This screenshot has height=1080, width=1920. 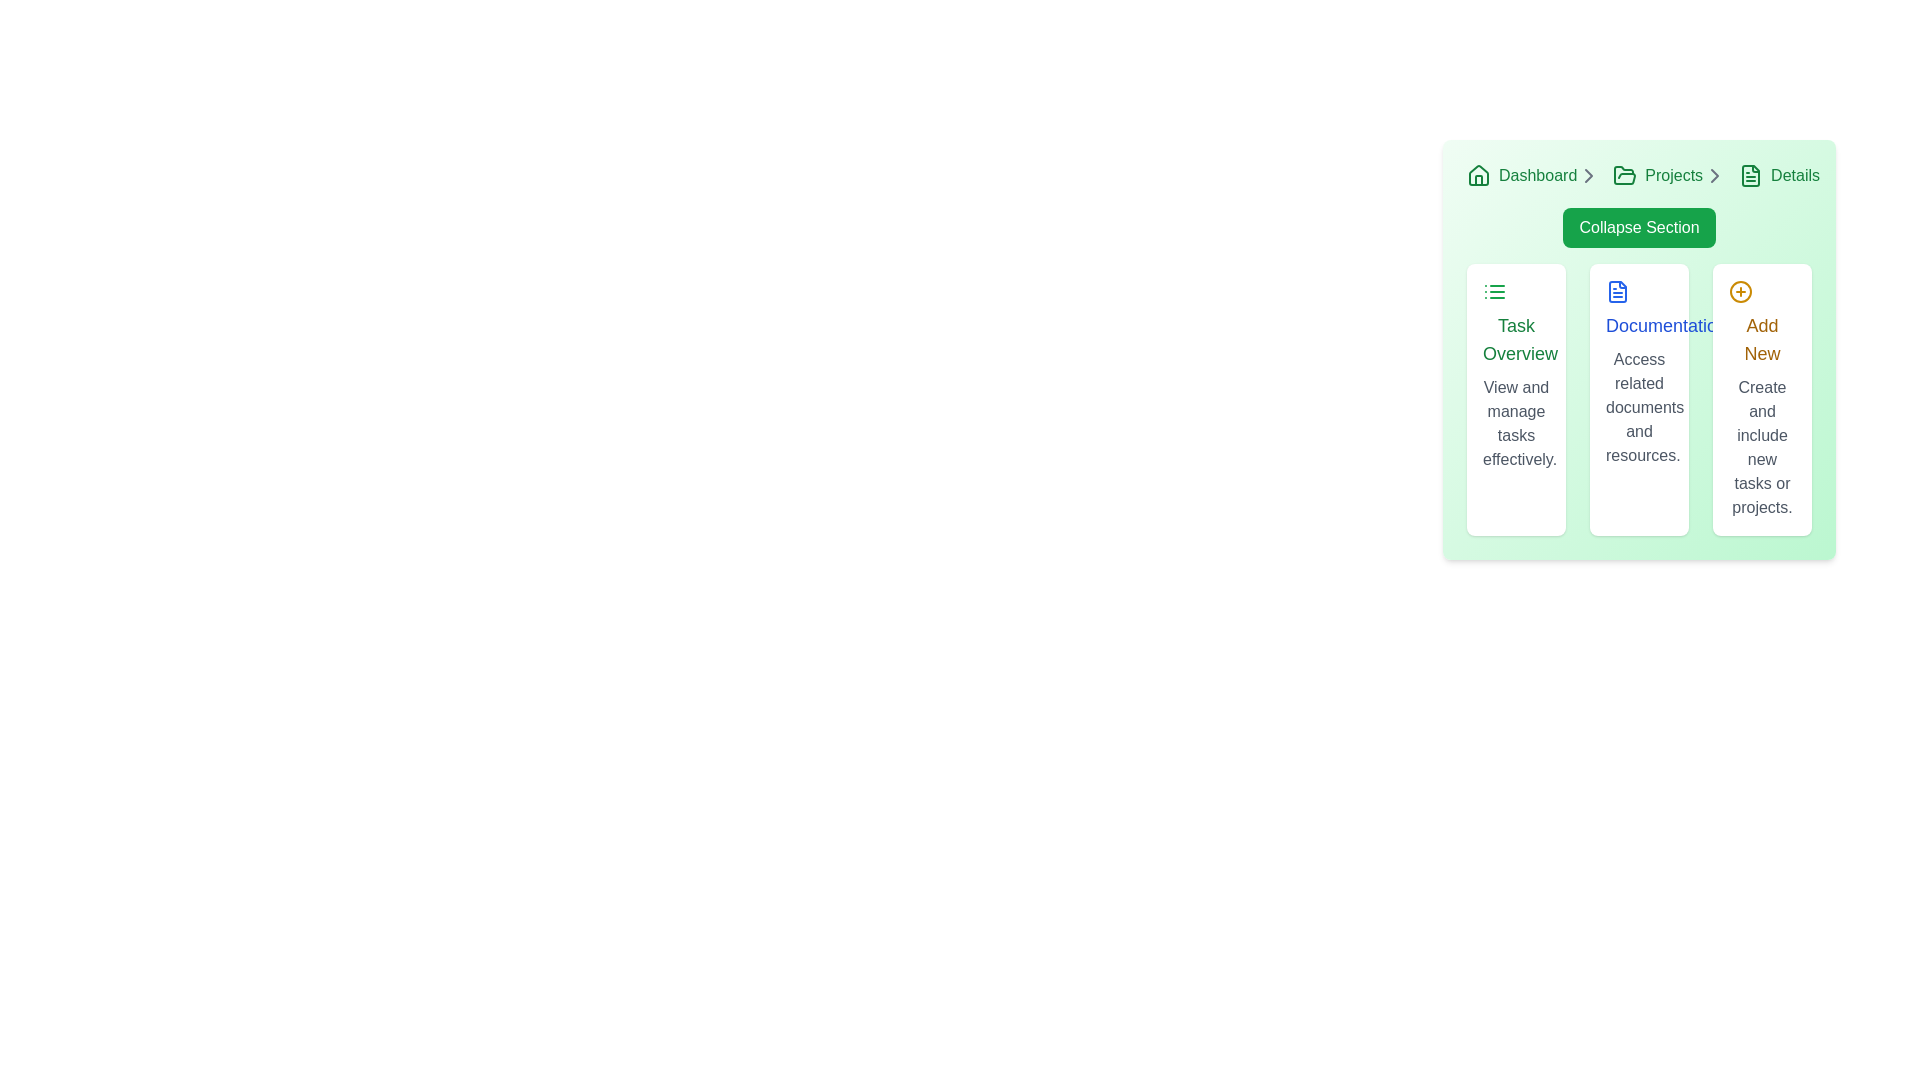 I want to click on the informational card in the middle column of the three-column layout beneath the 'Collapse Section' button, so click(x=1639, y=349).